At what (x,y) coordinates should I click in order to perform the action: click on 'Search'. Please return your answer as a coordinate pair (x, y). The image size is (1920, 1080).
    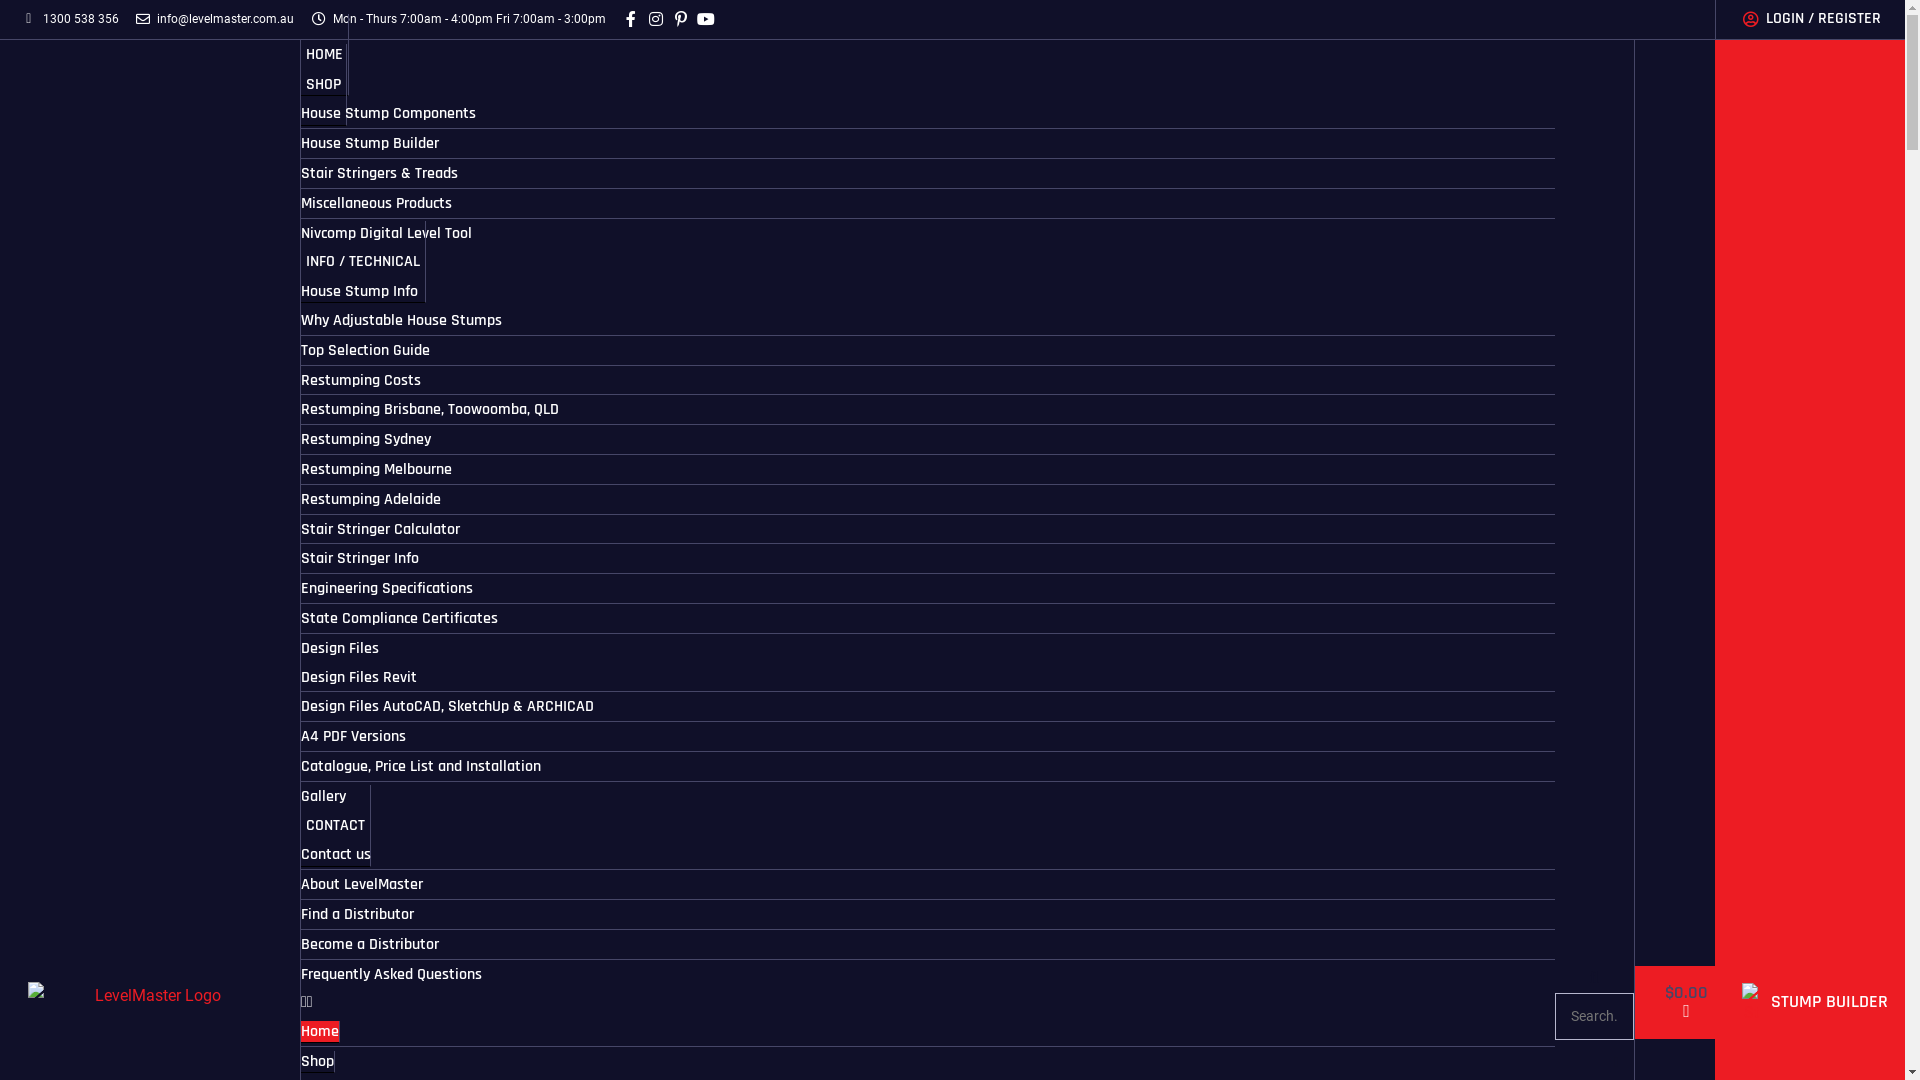
    Looking at the image, I should click on (1554, 1016).